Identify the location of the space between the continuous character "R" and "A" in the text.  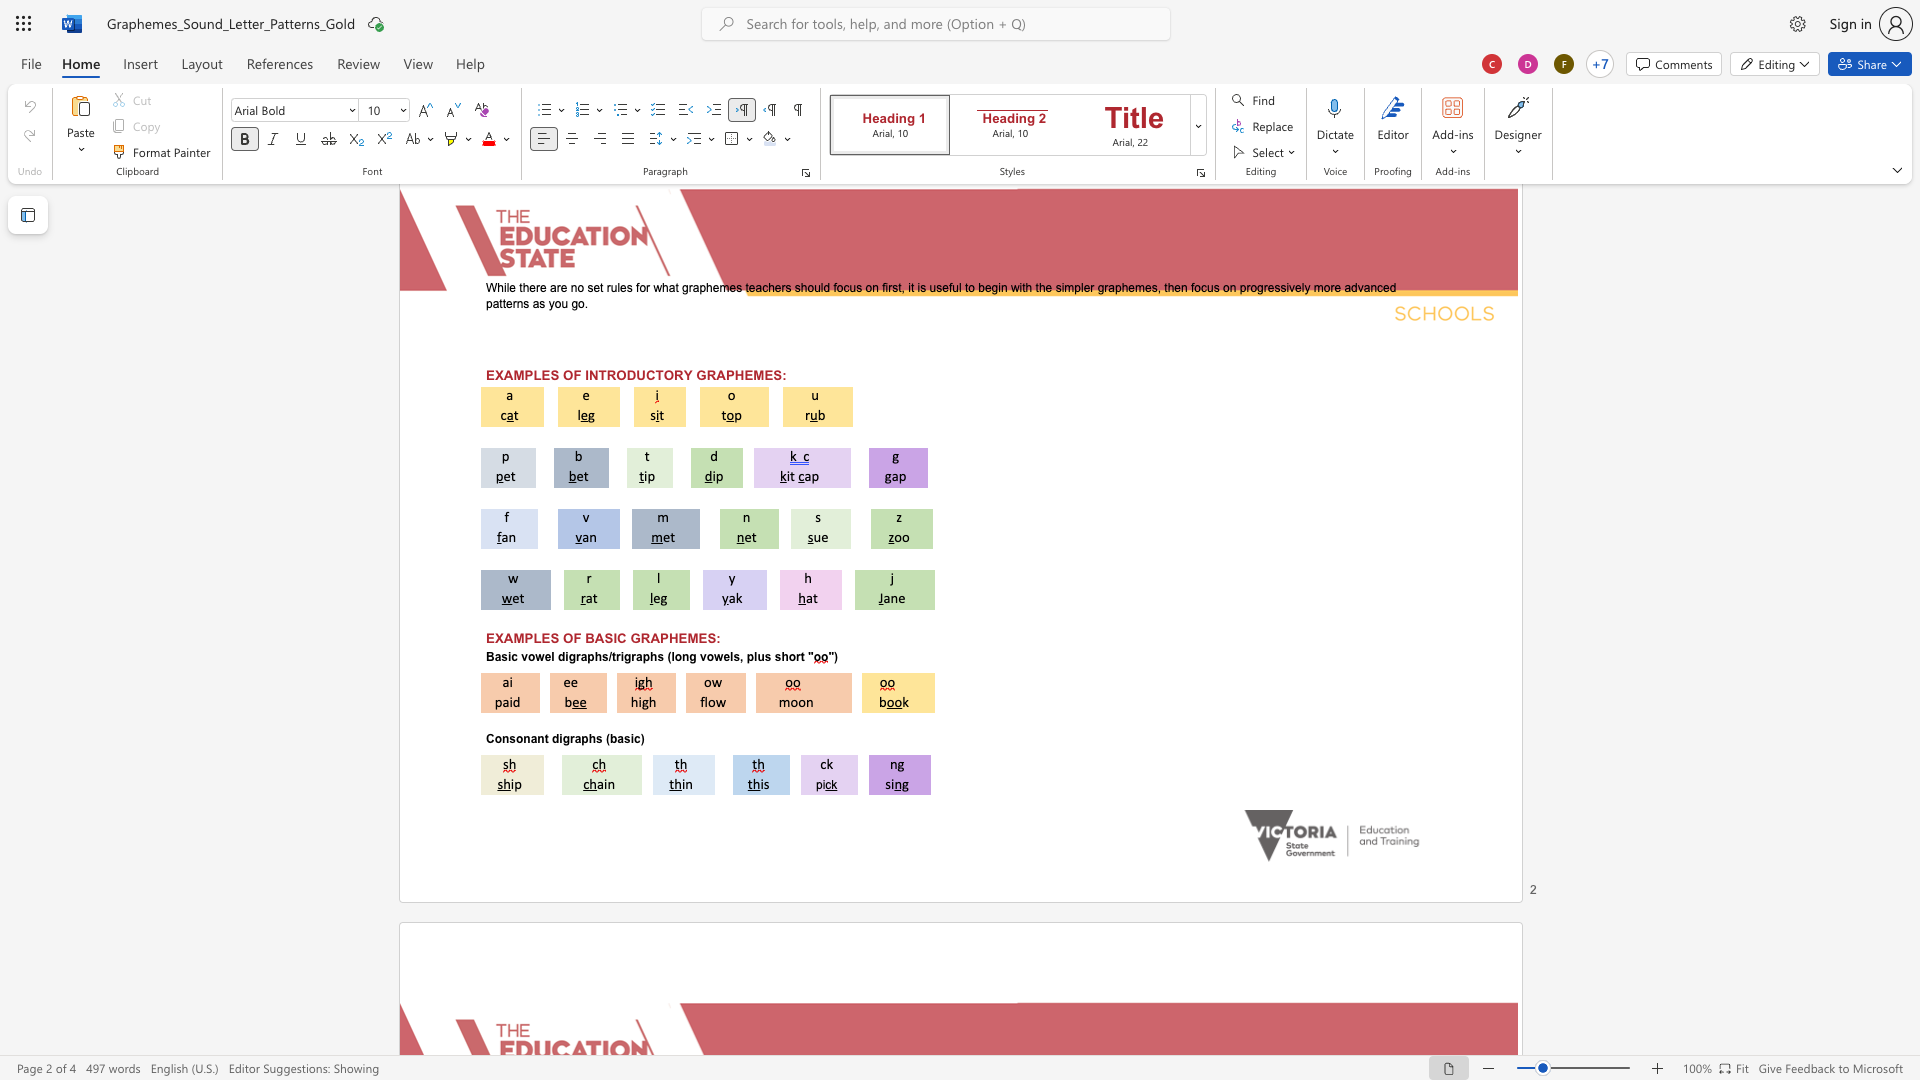
(650, 638).